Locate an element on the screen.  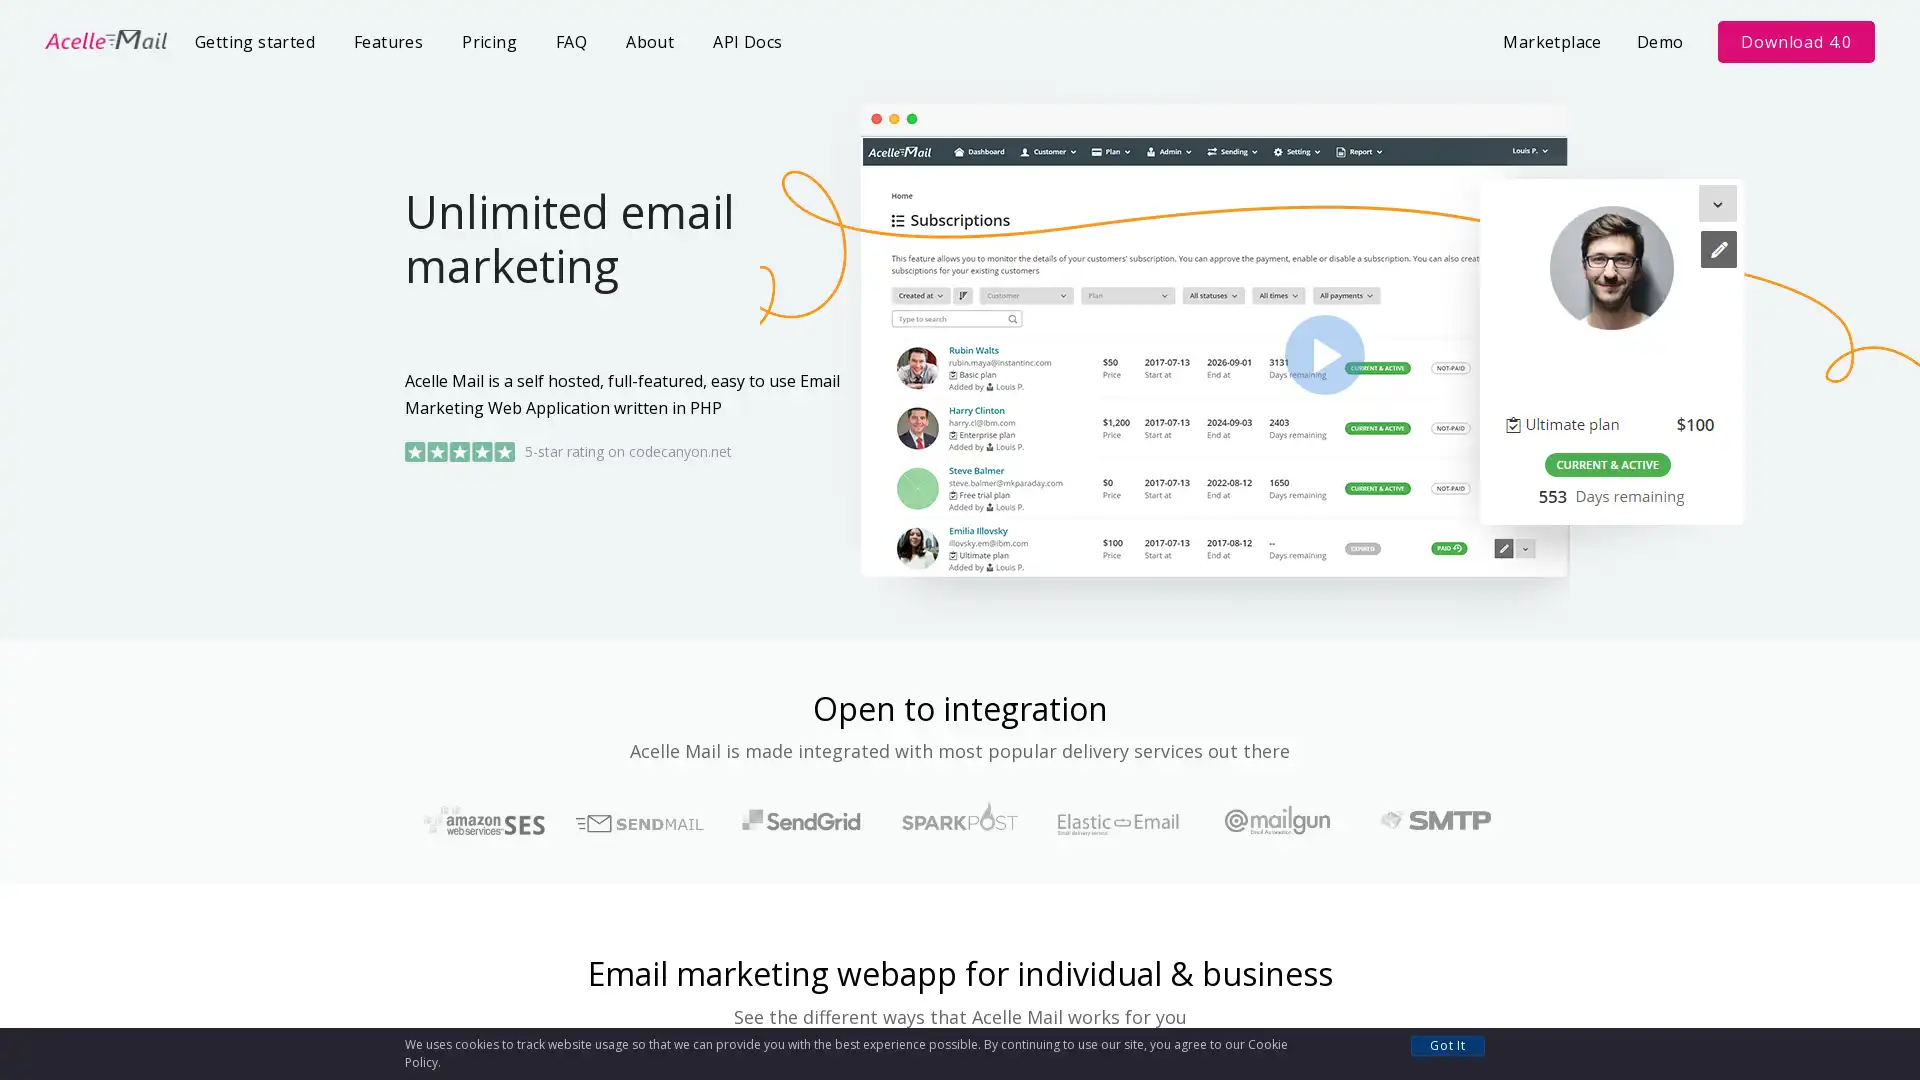
Got It is located at coordinates (1448, 1044).